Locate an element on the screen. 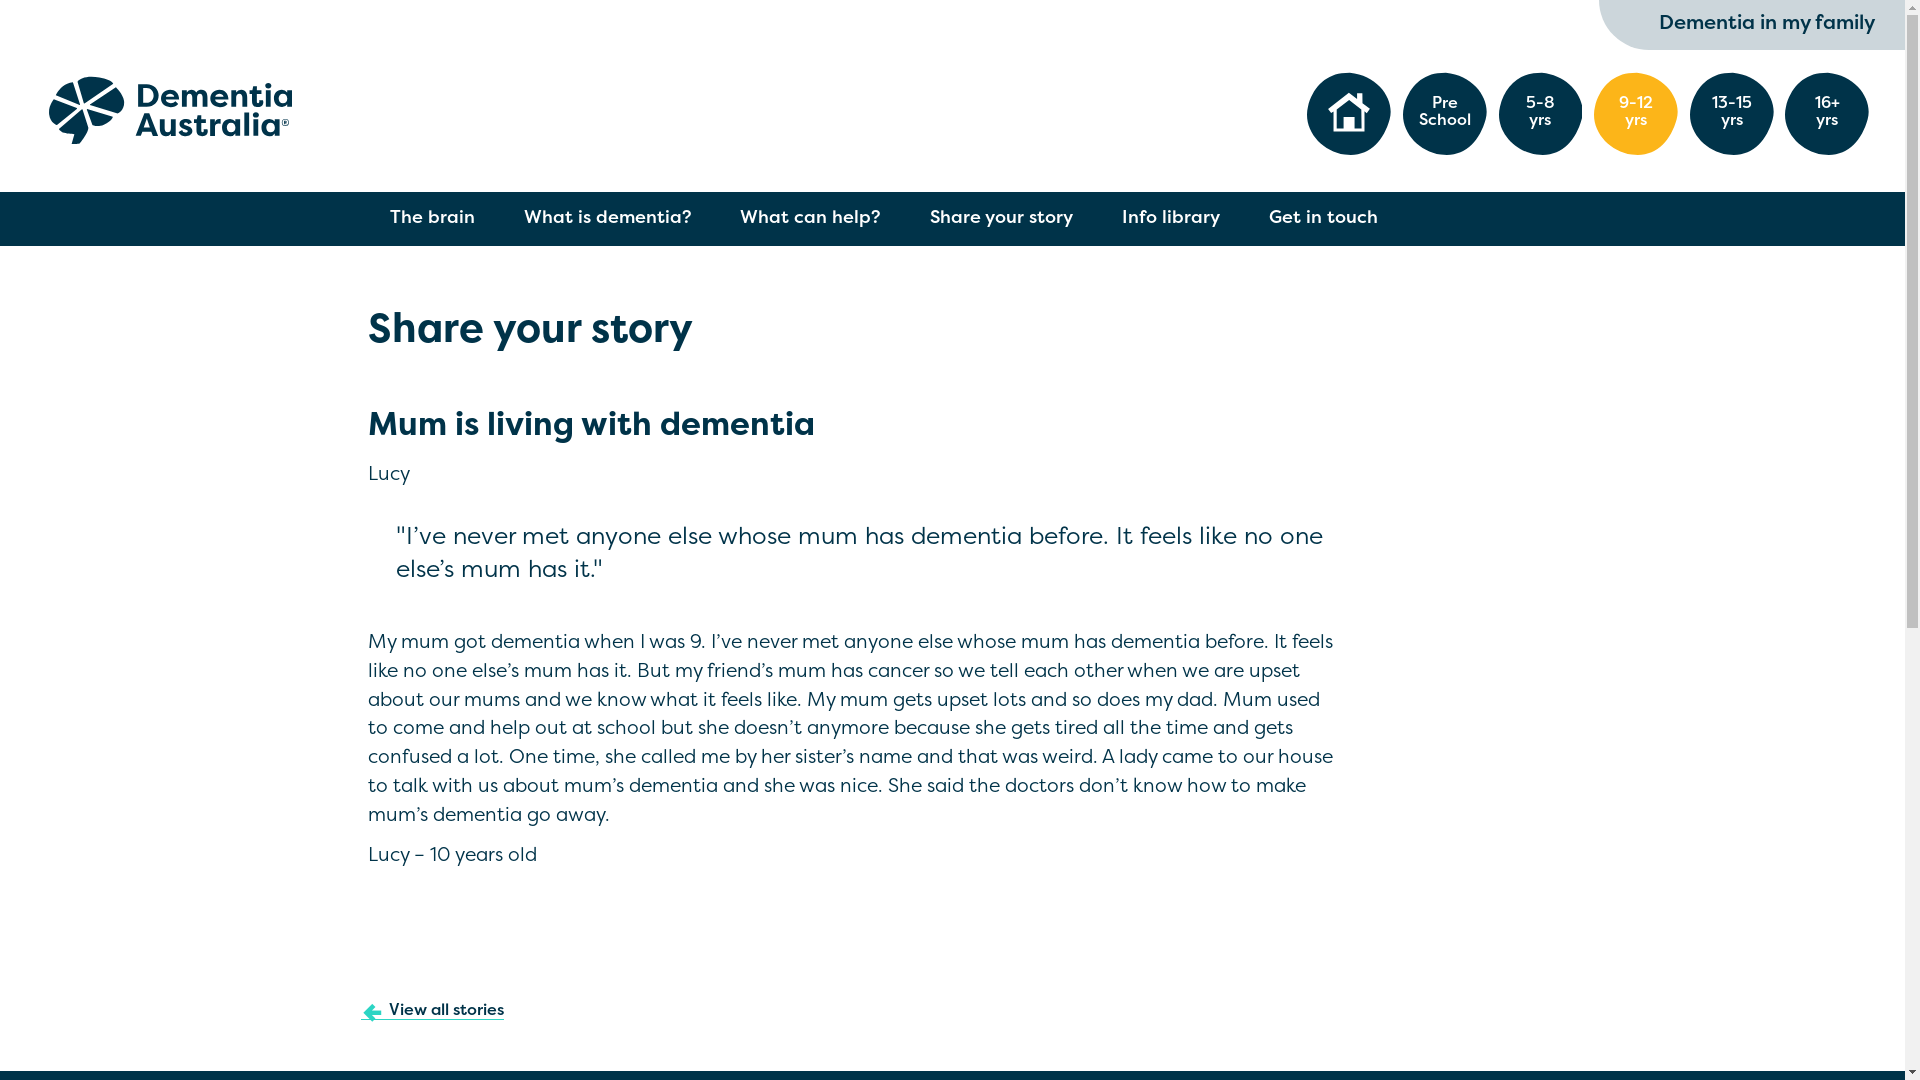 This screenshot has height=1080, width=1920. '5-8 is located at coordinates (1539, 114).